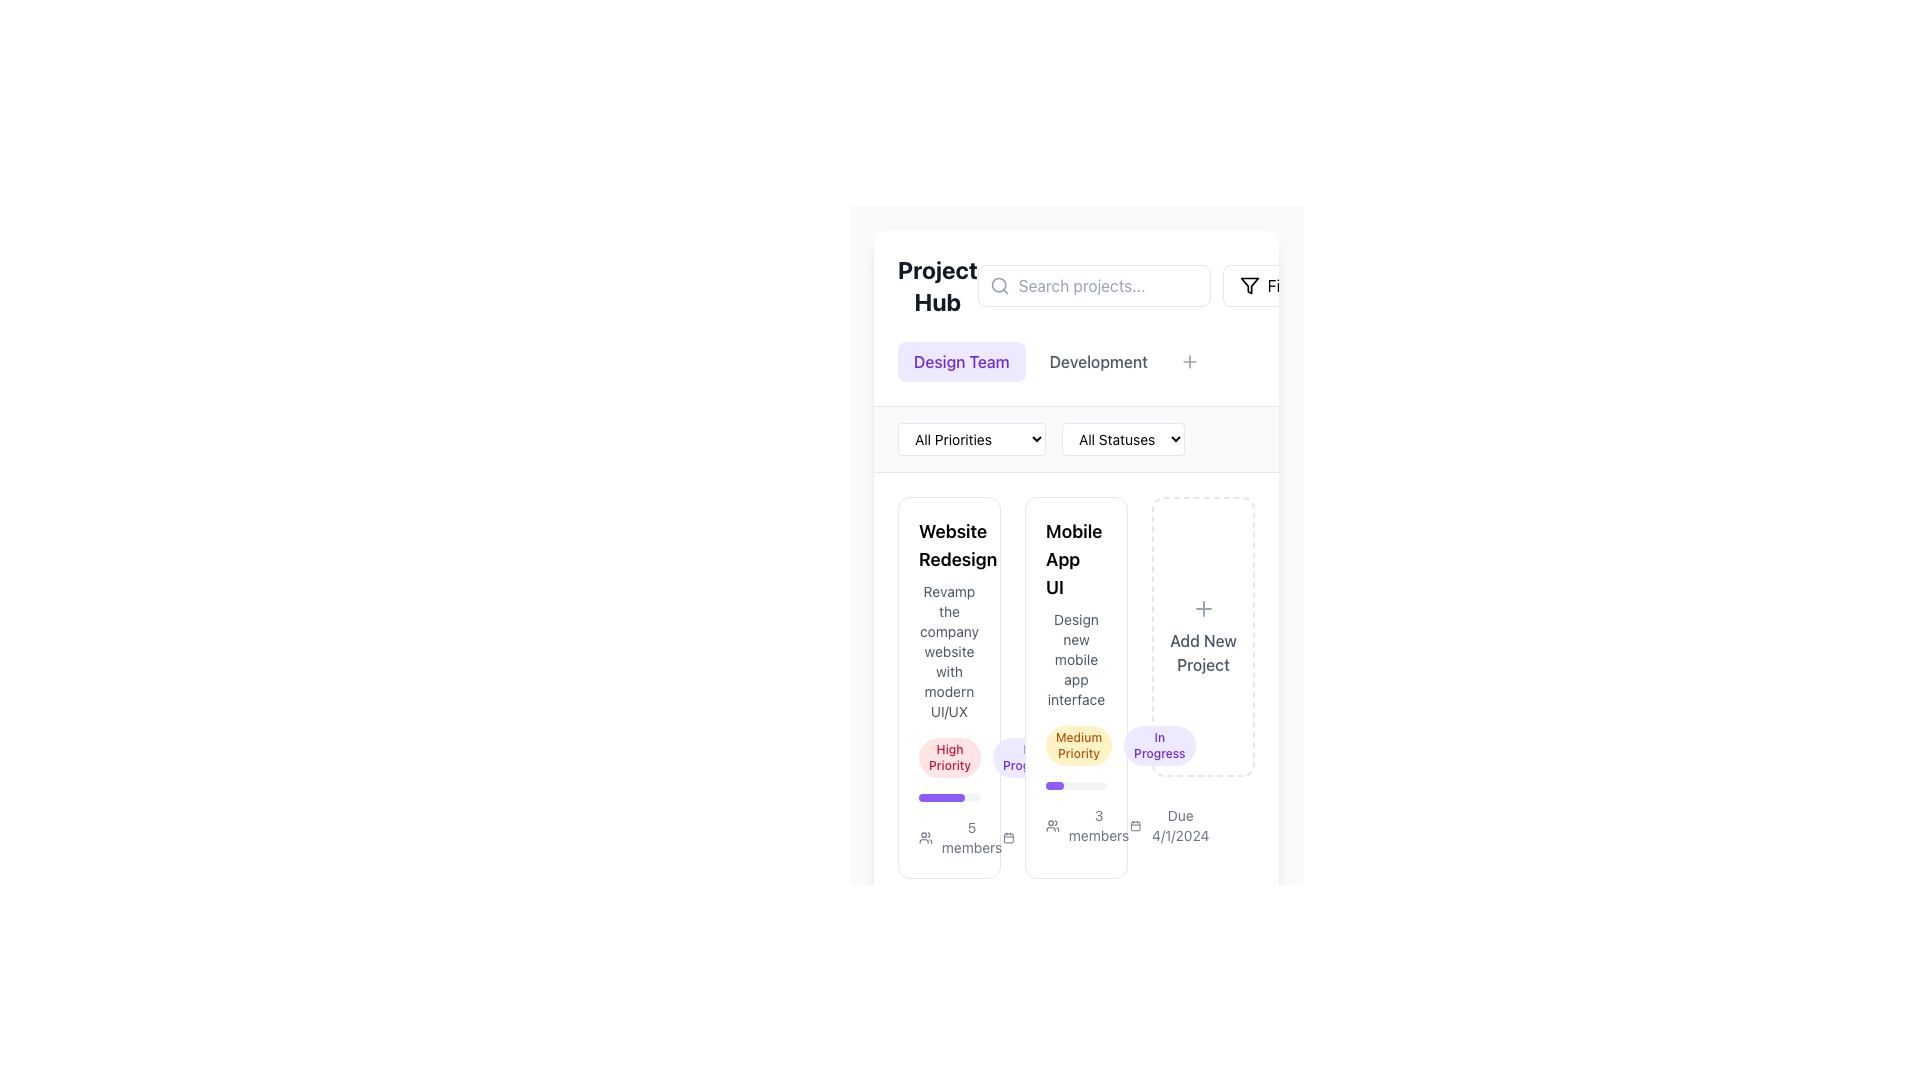 The width and height of the screenshot is (1920, 1080). What do you see at coordinates (1159, 745) in the screenshot?
I see `status of the 'In Progress' tag, which is a rounded rectangle with a light violet background and bold purple text, located in the 'Mobile App UI' card` at bounding box center [1159, 745].